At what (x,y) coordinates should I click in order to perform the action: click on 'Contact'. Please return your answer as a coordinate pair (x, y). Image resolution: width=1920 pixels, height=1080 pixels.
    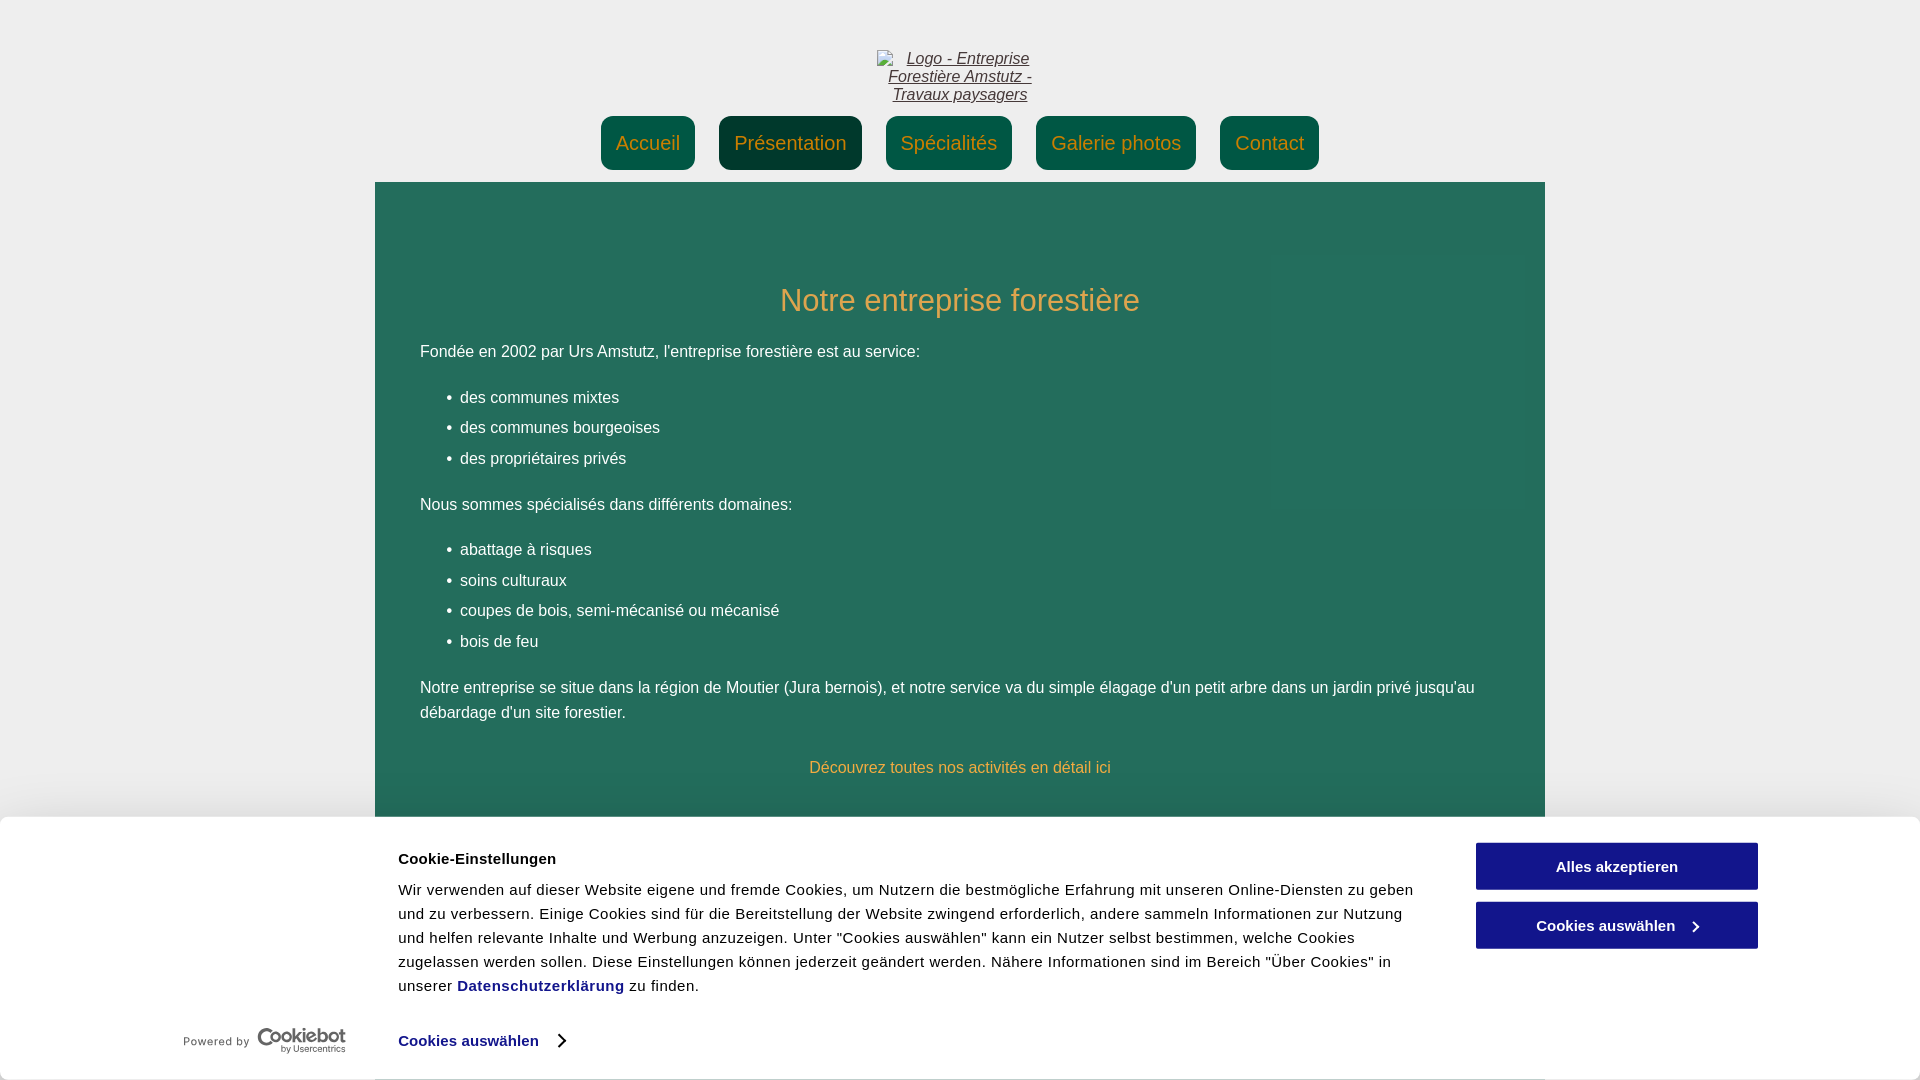
    Looking at the image, I should click on (1218, 141).